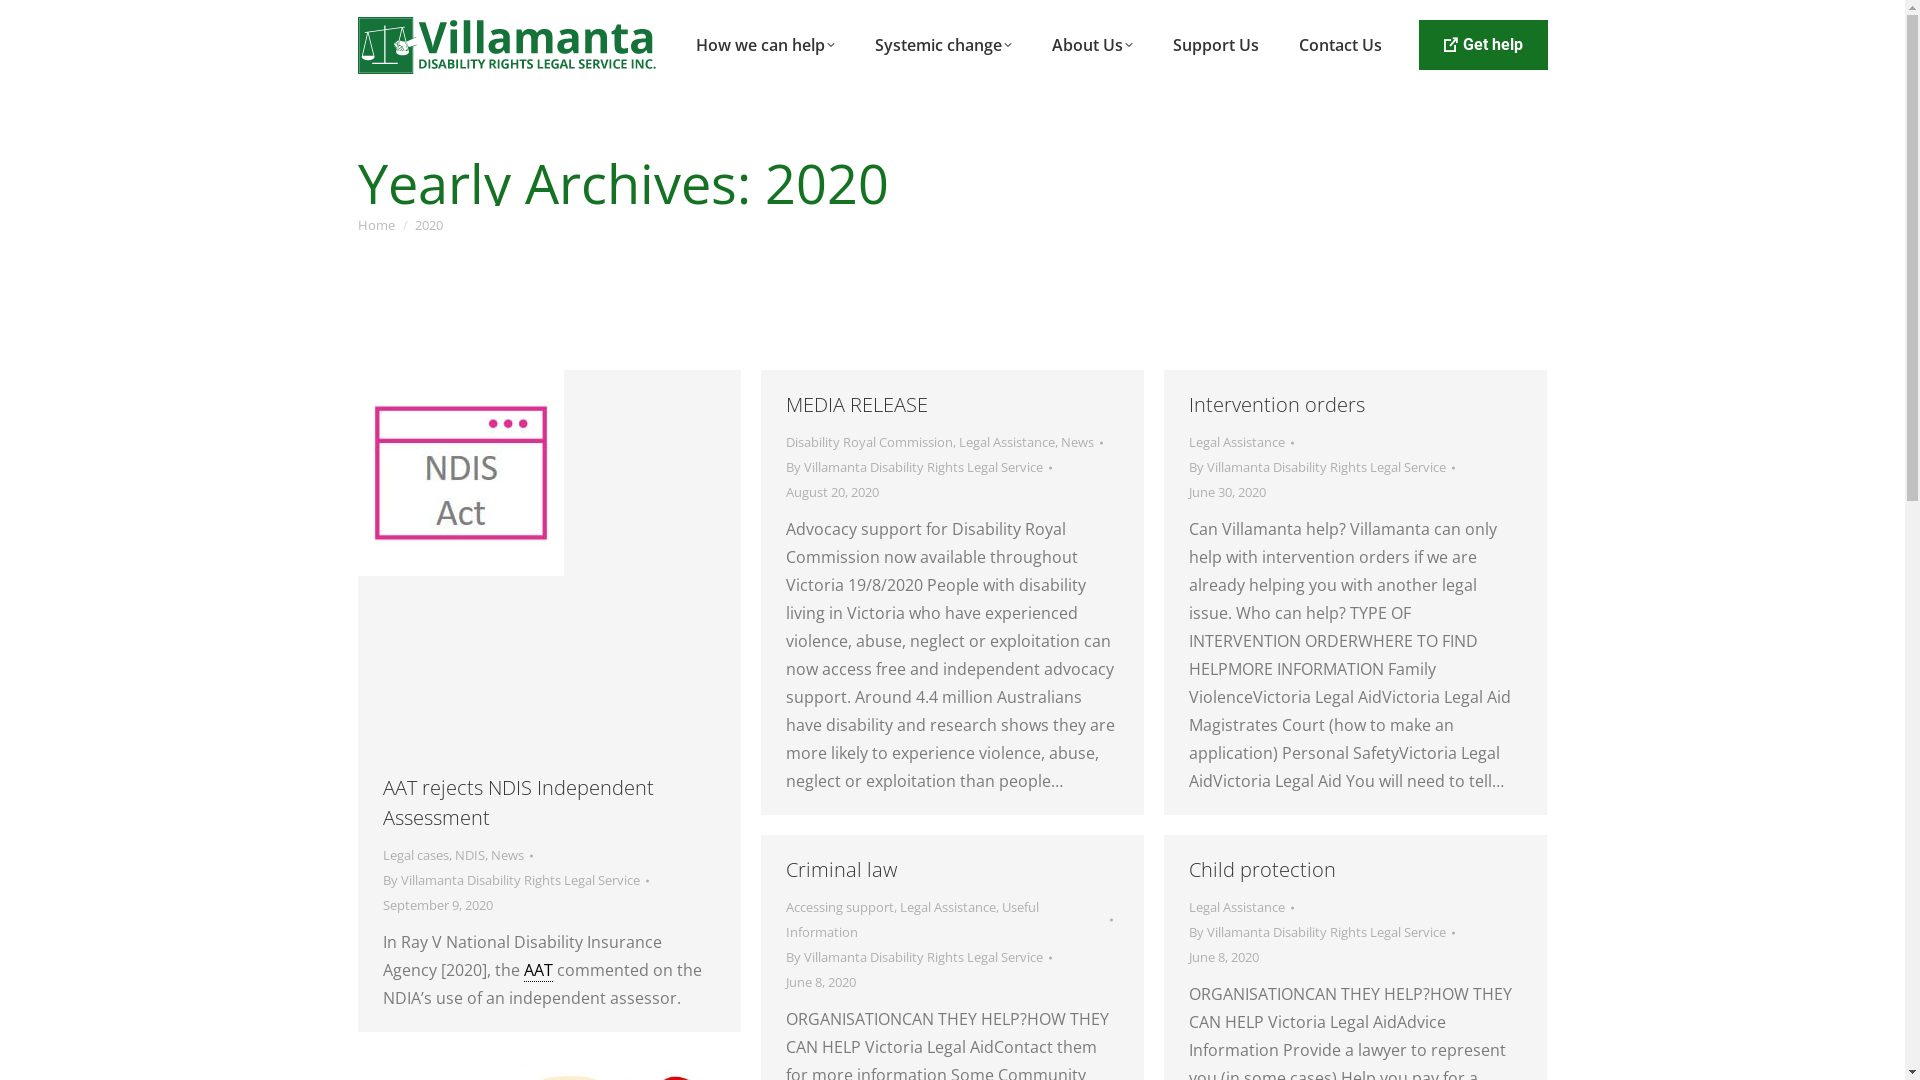 Image resolution: width=1920 pixels, height=1080 pixels. Describe the element at coordinates (538, 969) in the screenshot. I see `'AAT'` at that location.